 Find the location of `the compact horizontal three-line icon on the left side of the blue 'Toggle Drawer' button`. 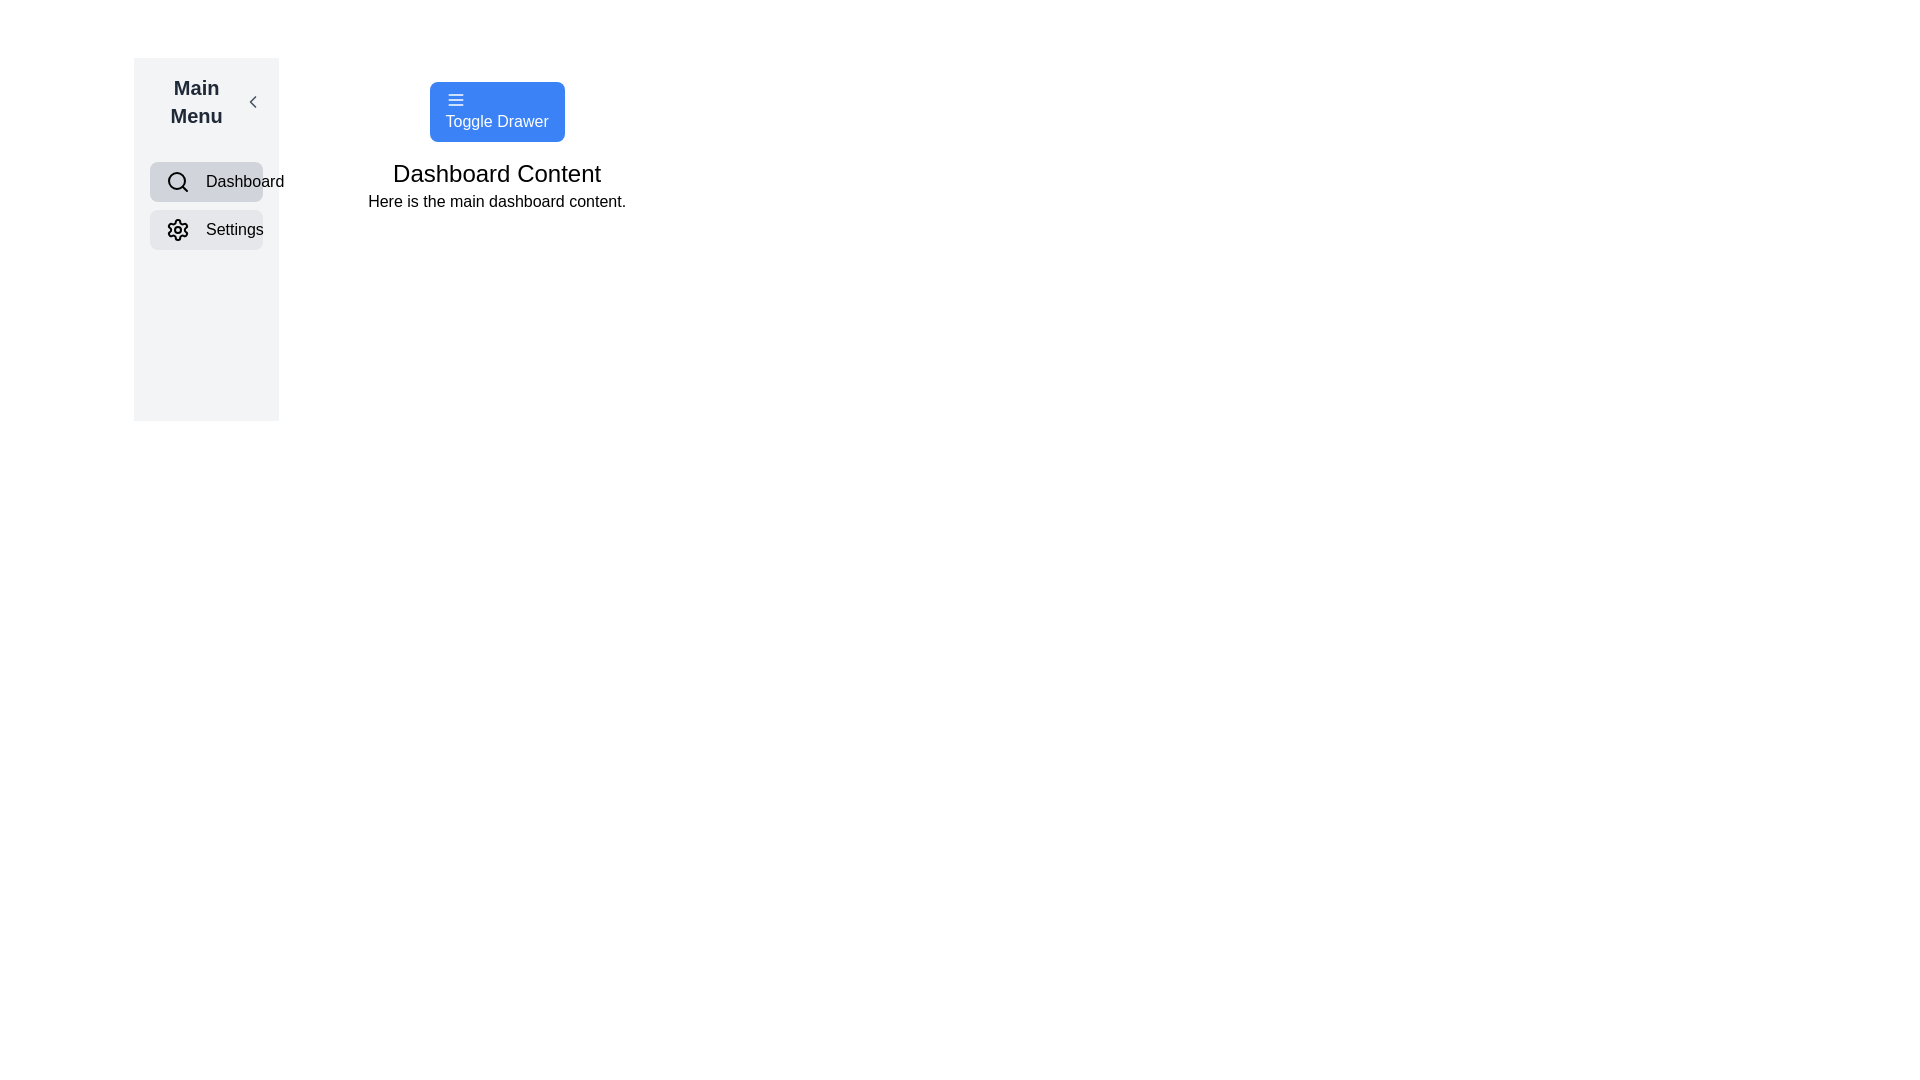

the compact horizontal three-line icon on the left side of the blue 'Toggle Drawer' button is located at coordinates (454, 100).